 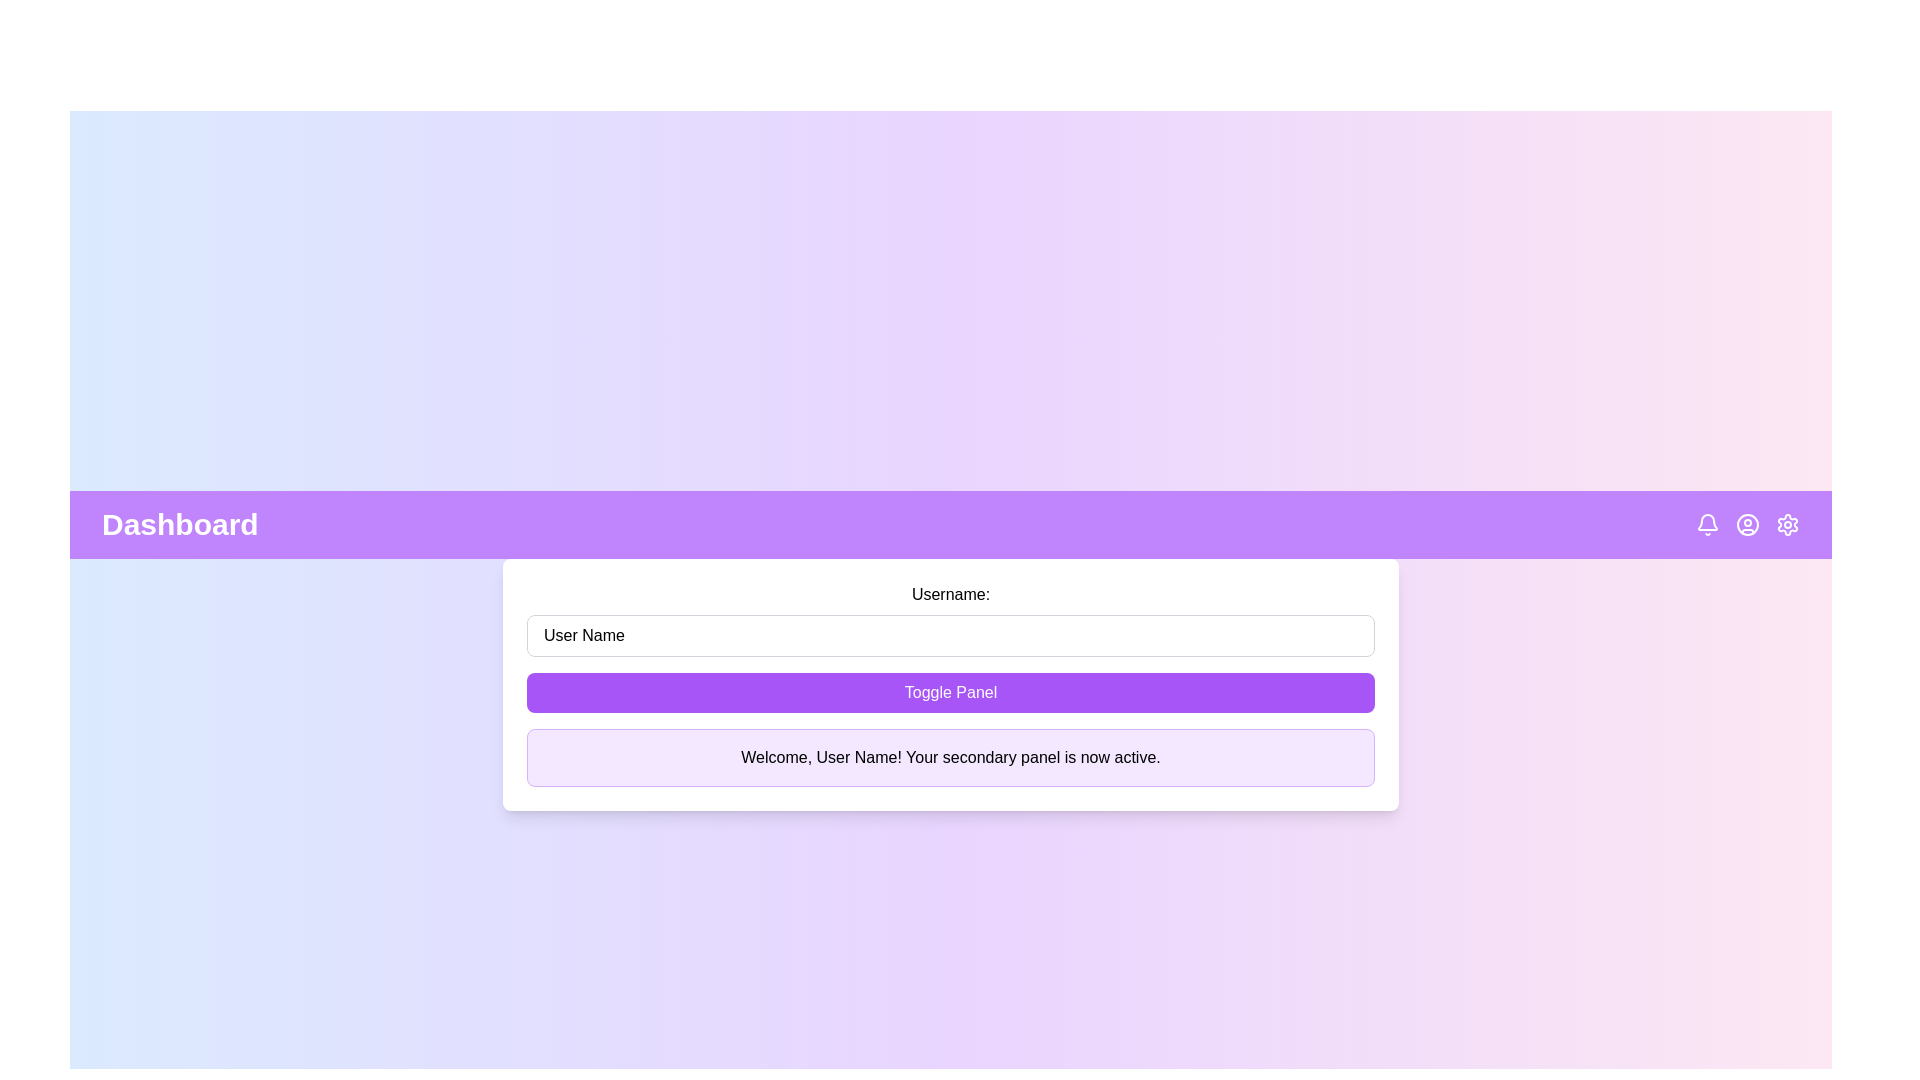 I want to click on the bell icon element in the header bar, which is styled as a notification symbol and is located on the far right side of the interface, so click(x=1707, y=521).